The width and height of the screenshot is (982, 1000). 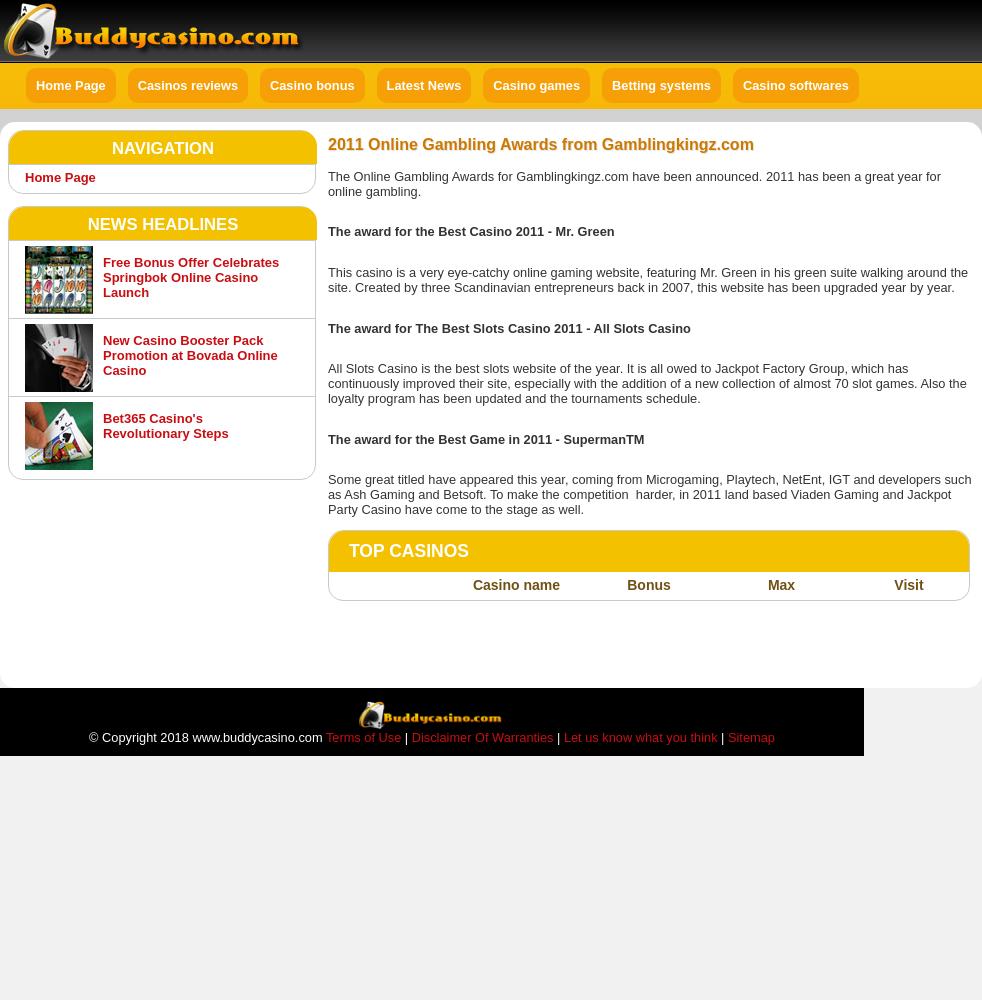 What do you see at coordinates (189, 354) in the screenshot?
I see `'New Casino Booster Pack Promotion at Bovada Online Casino'` at bounding box center [189, 354].